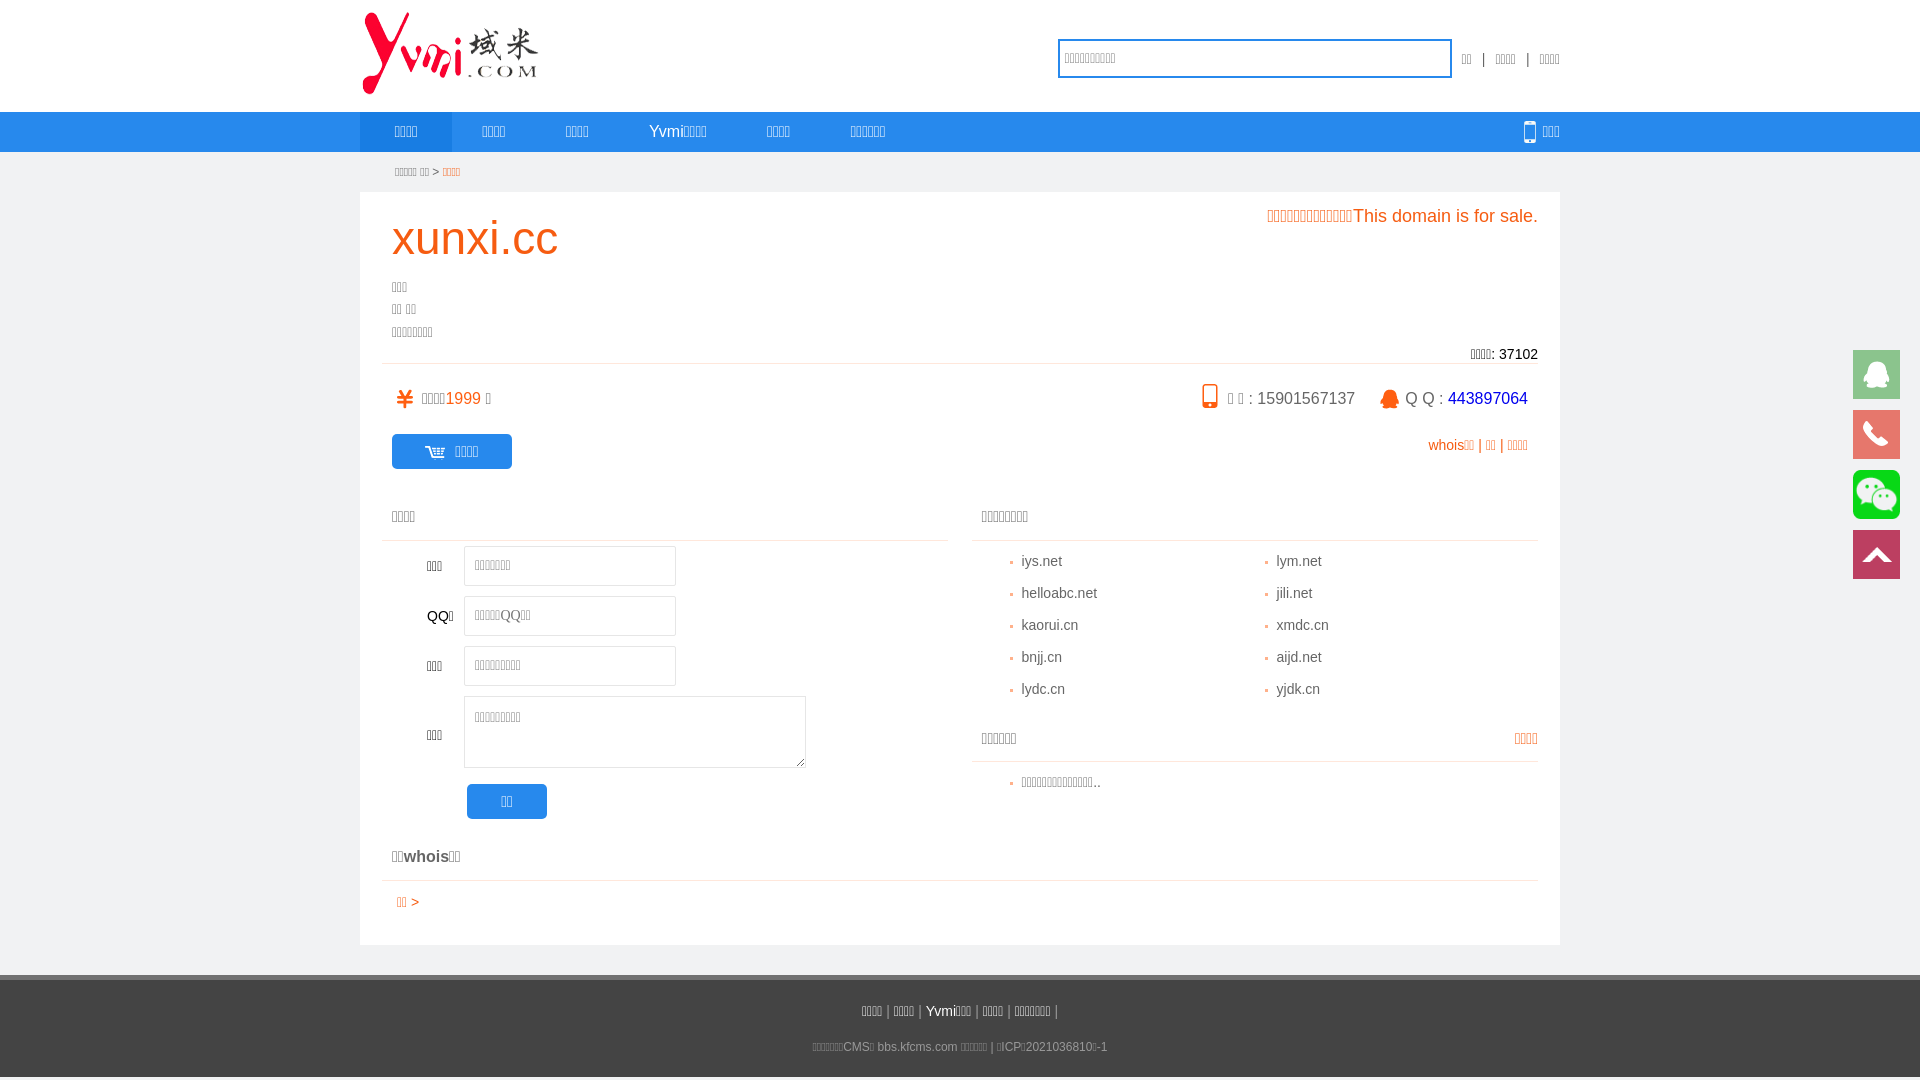 This screenshot has height=1080, width=1920. I want to click on 'xmdc.cn', so click(1302, 623).